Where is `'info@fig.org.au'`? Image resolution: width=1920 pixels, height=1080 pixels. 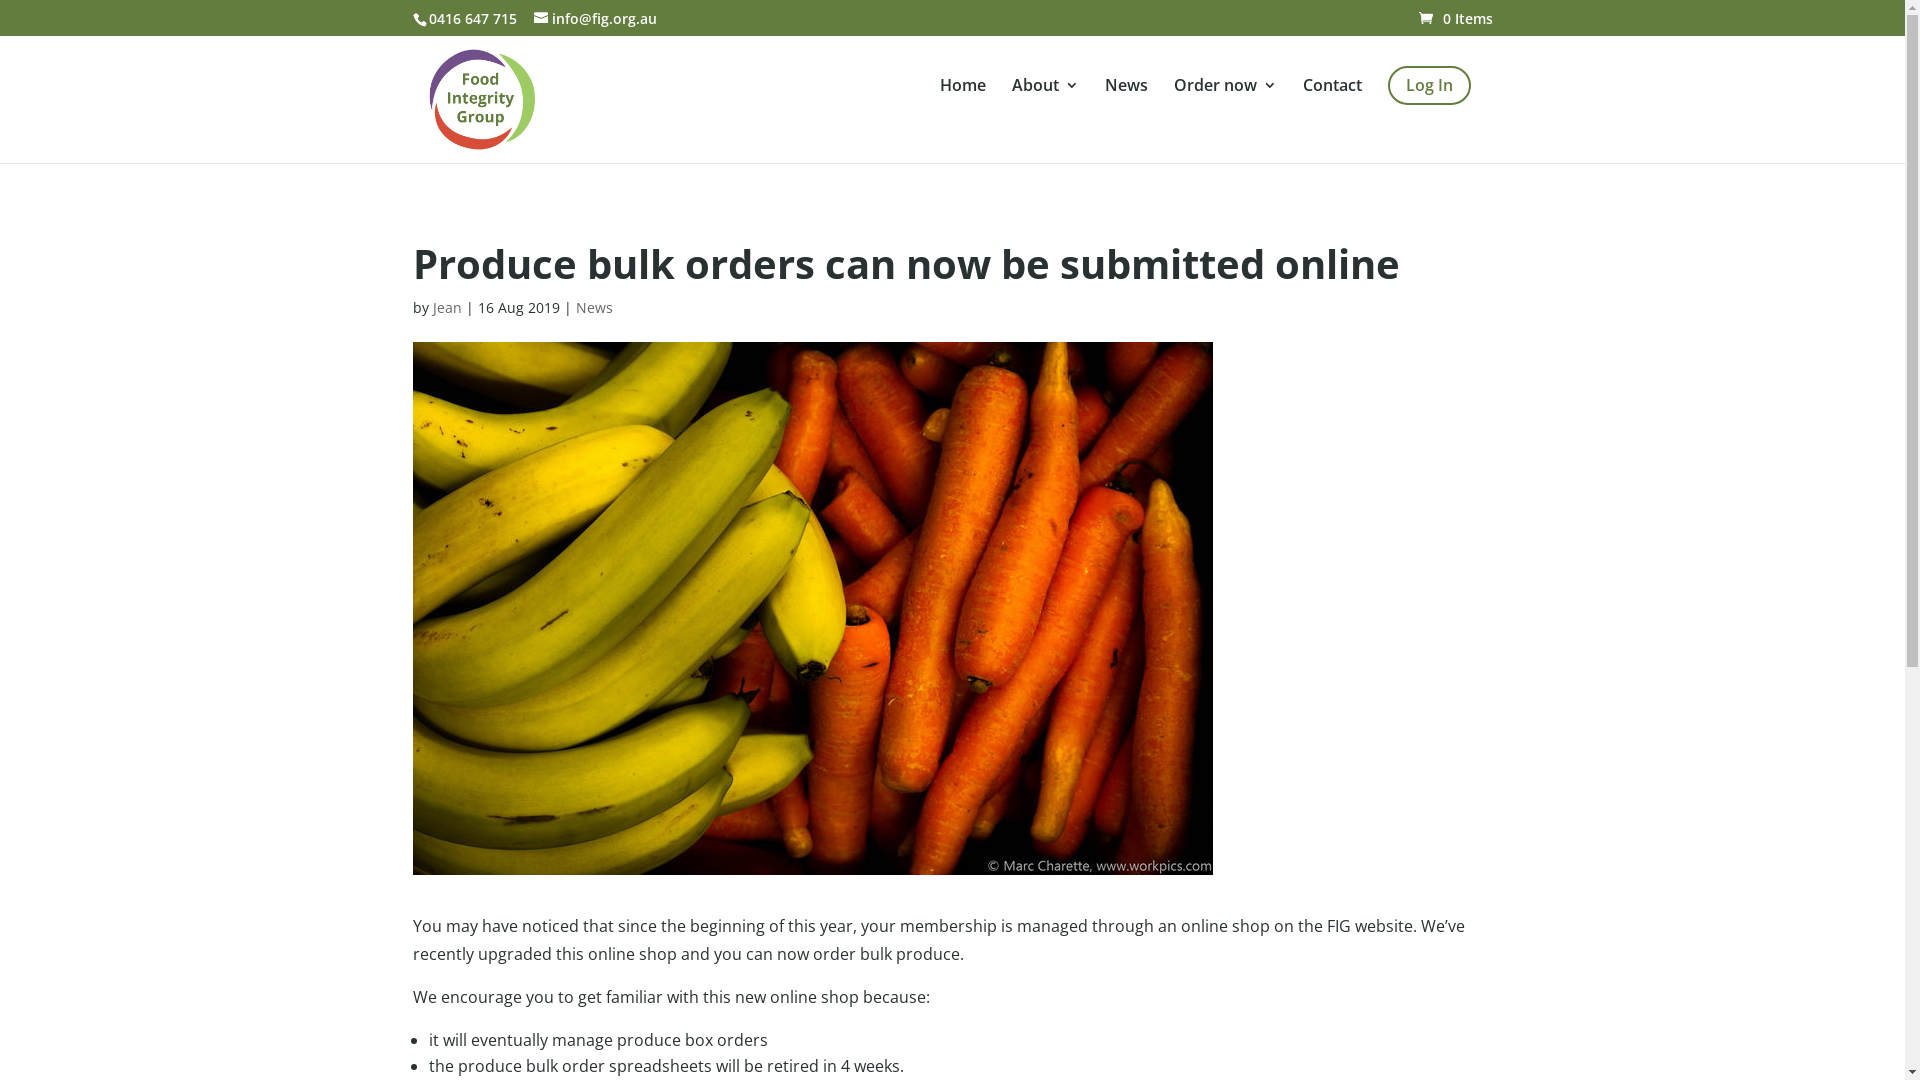
'info@fig.org.au' is located at coordinates (594, 17).